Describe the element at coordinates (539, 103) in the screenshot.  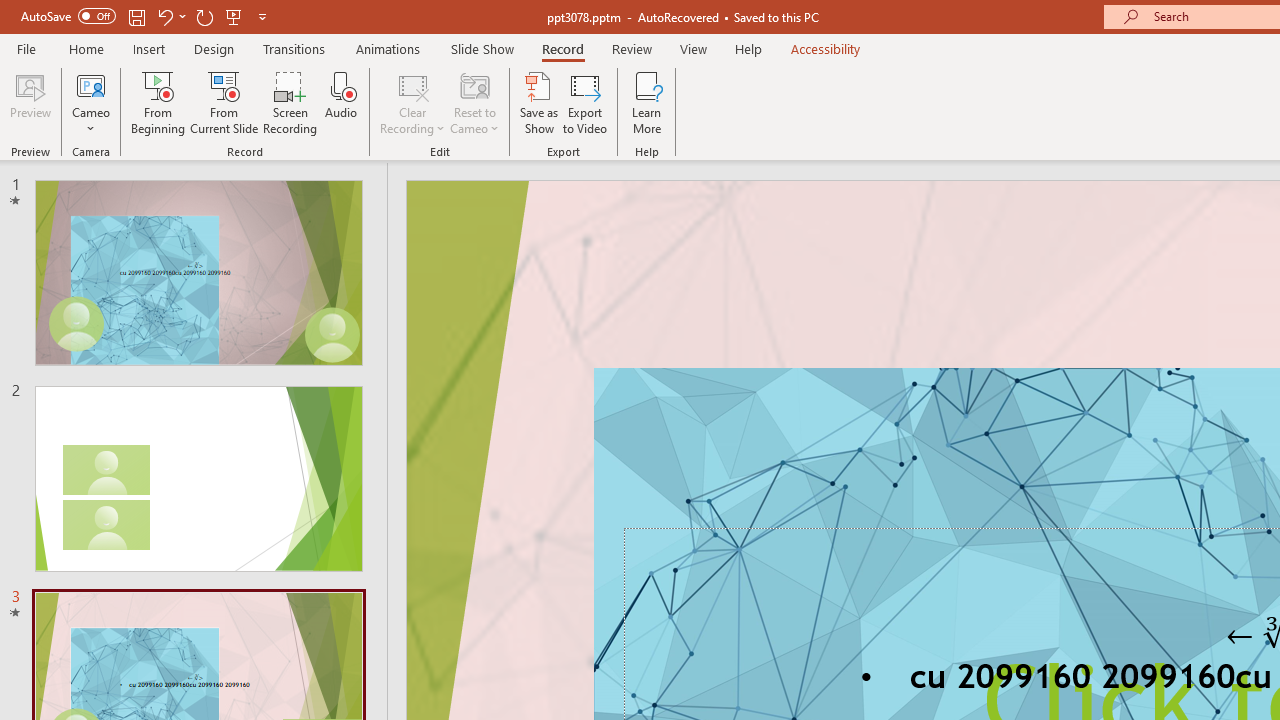
I see `'Save as Show'` at that location.